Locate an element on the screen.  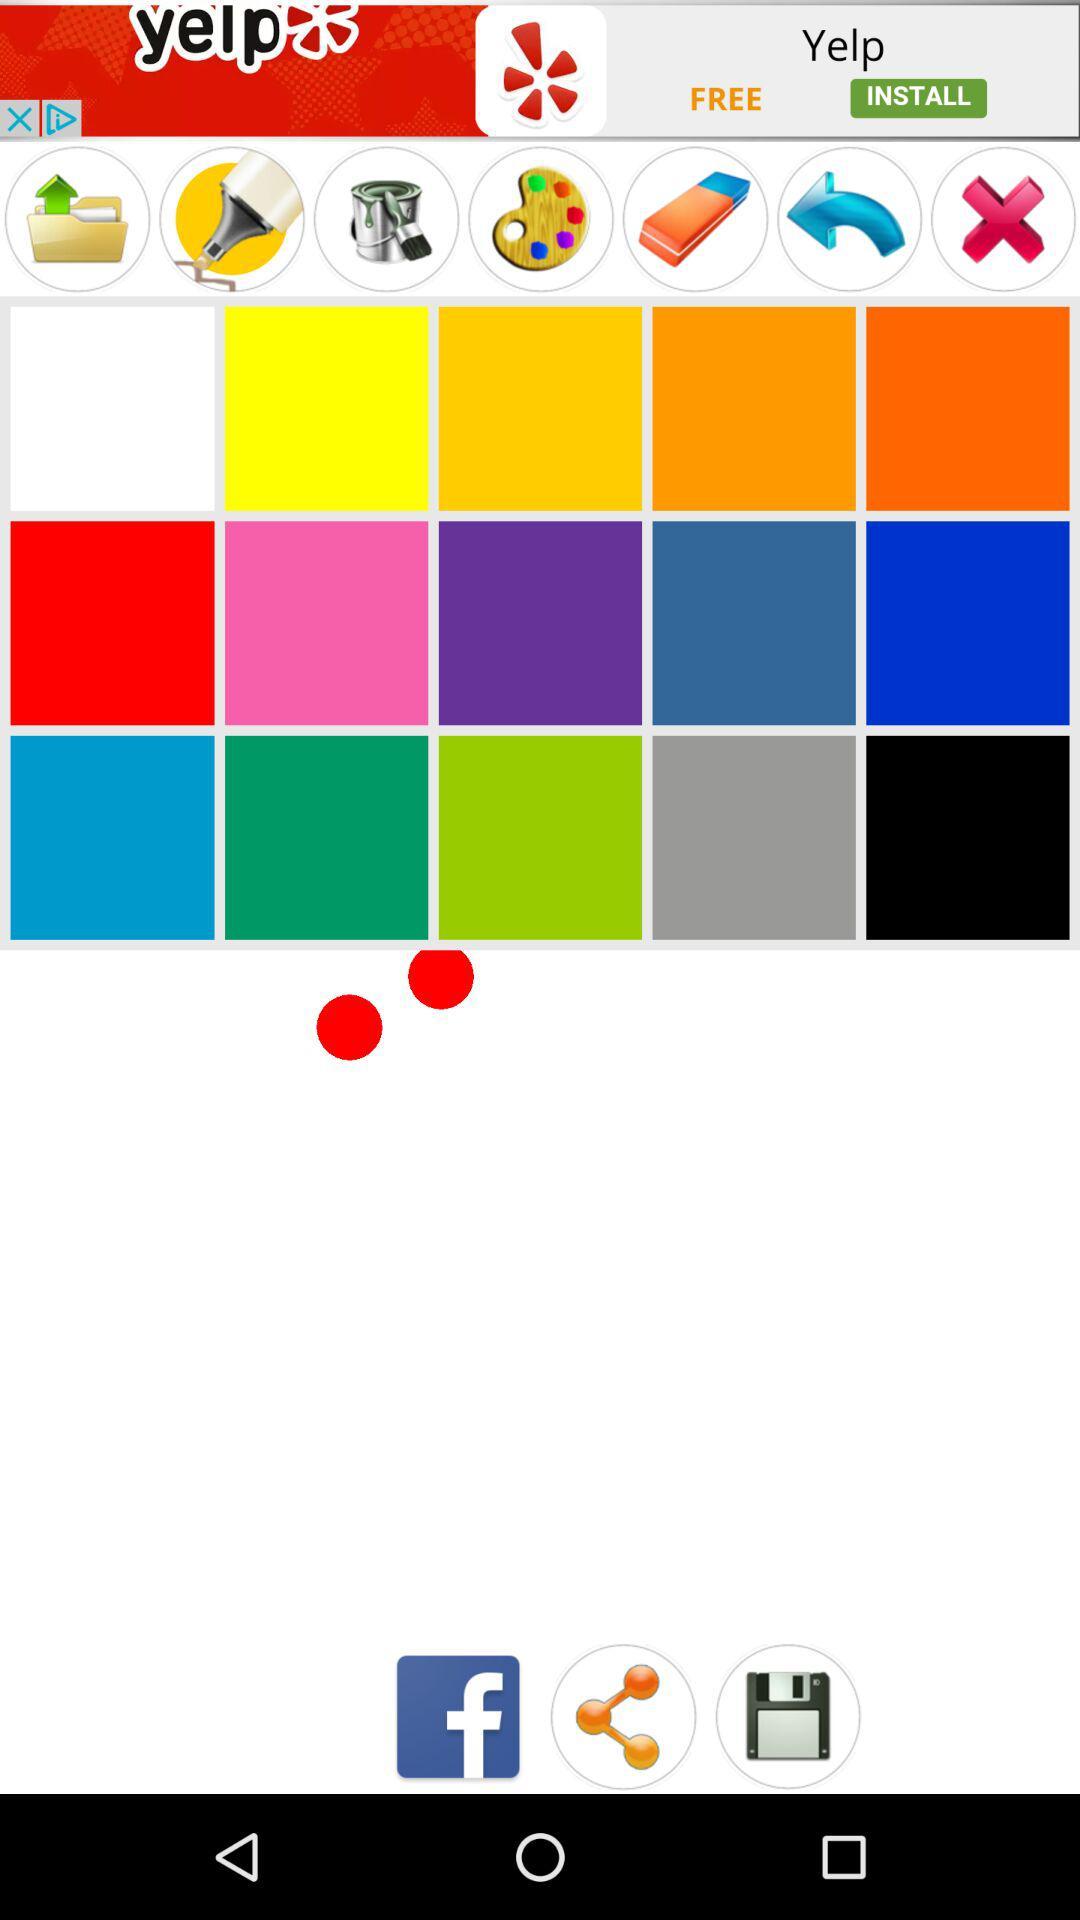
share to facebook is located at coordinates (458, 1715).